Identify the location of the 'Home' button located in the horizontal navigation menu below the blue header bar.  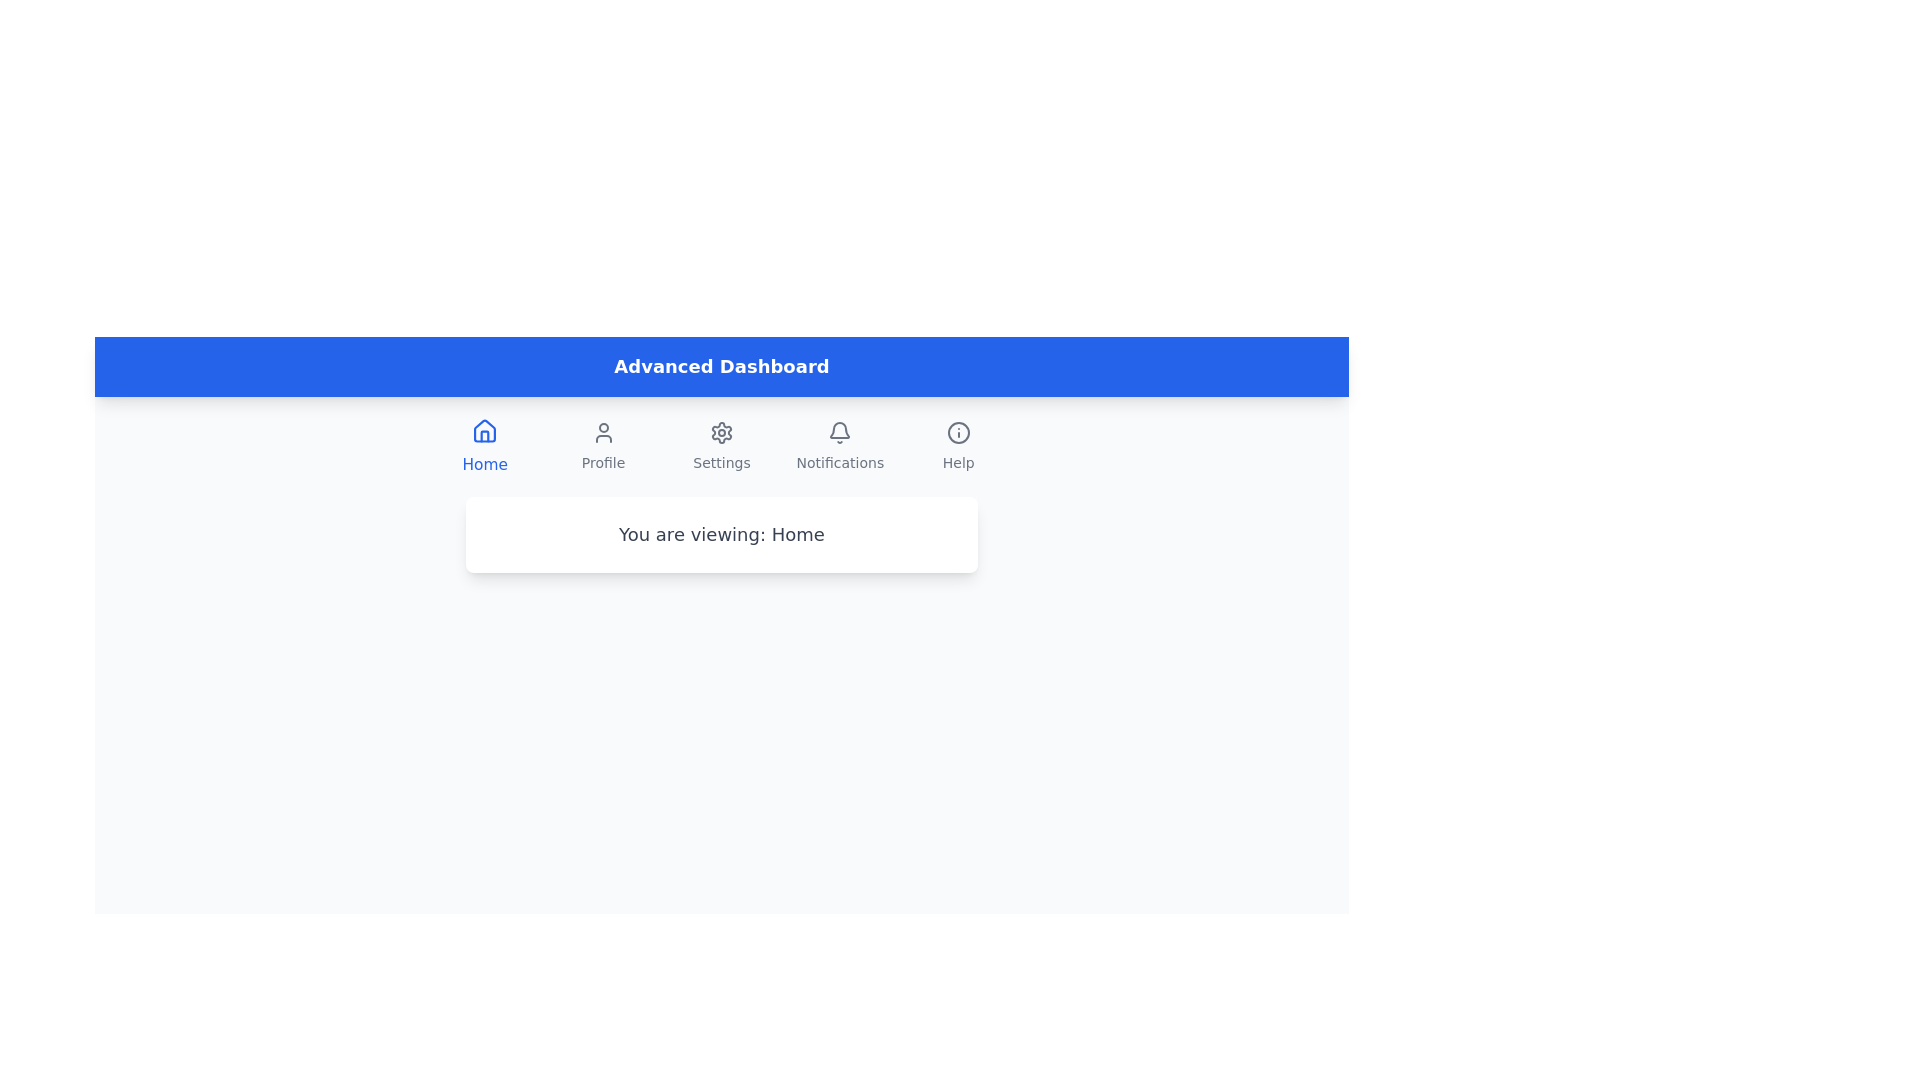
(485, 446).